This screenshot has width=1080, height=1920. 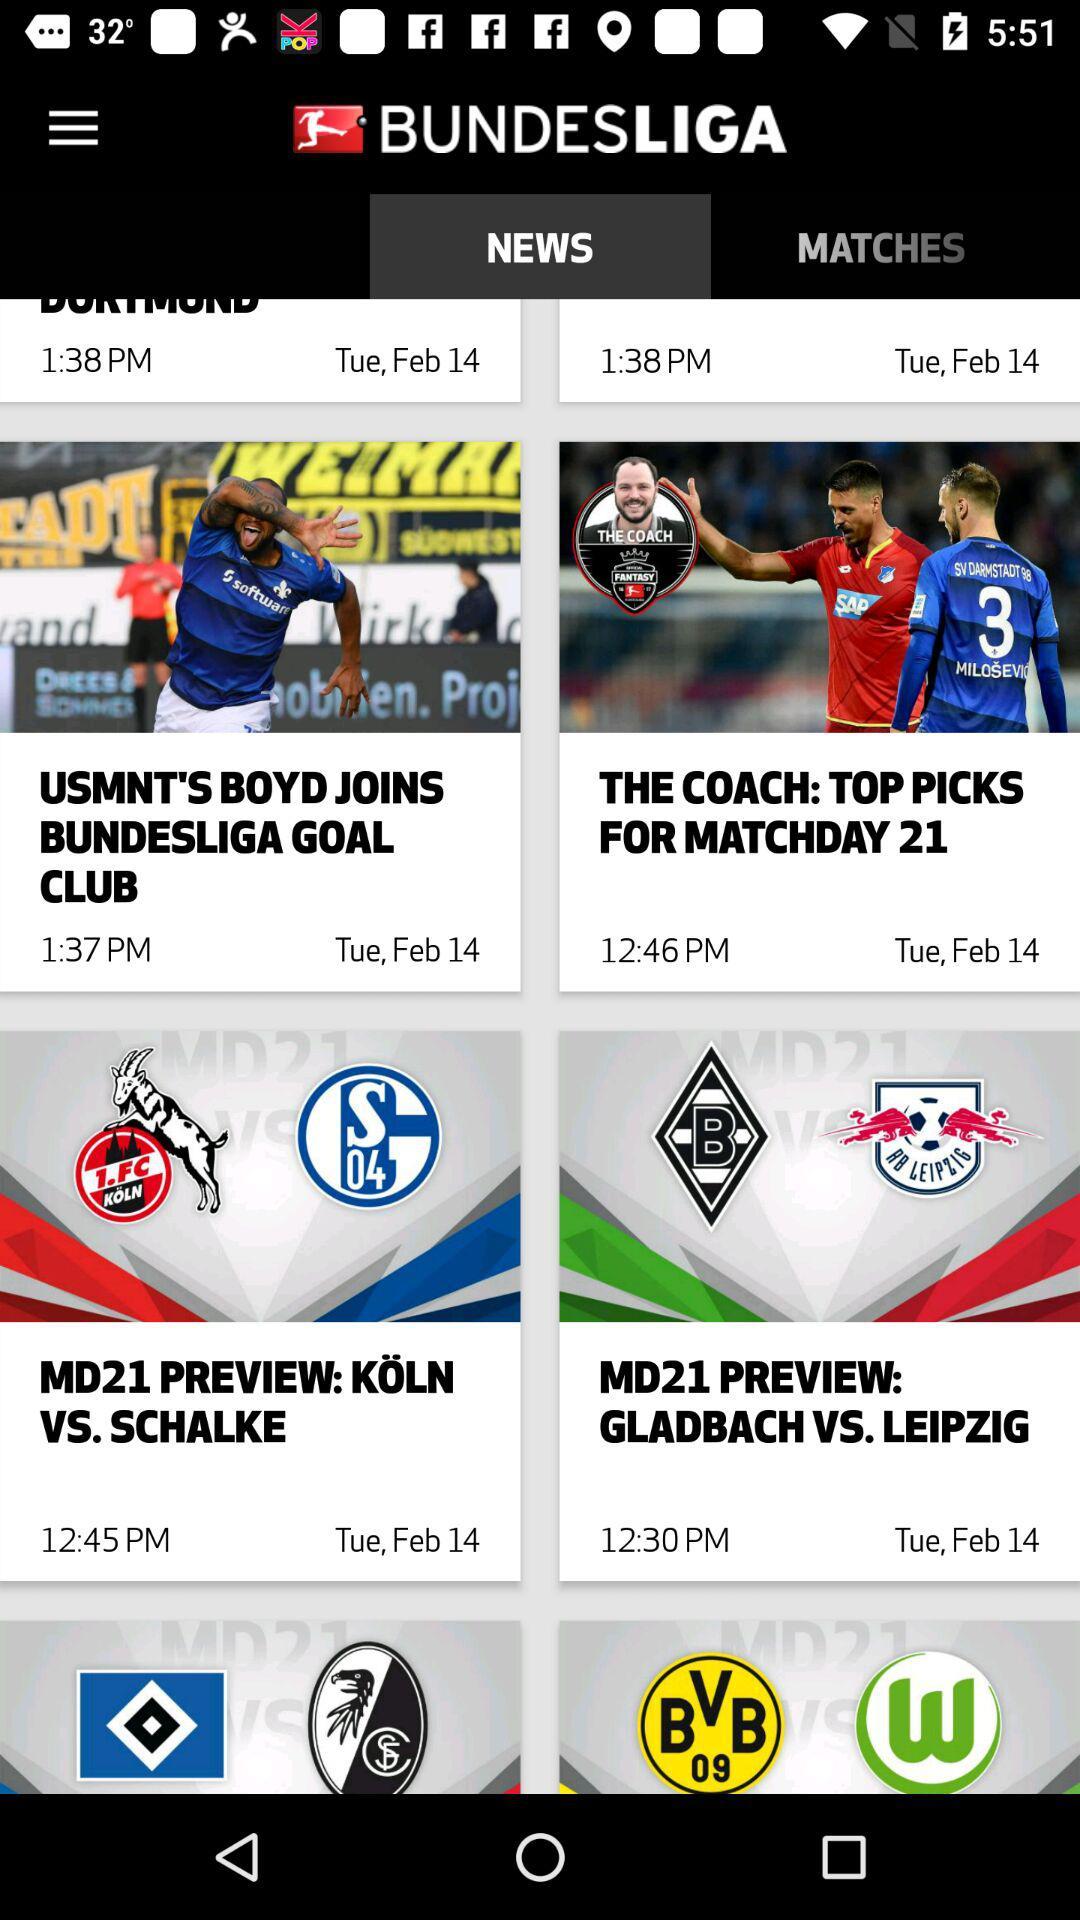 I want to click on the table icon, so click(x=1065, y=245).